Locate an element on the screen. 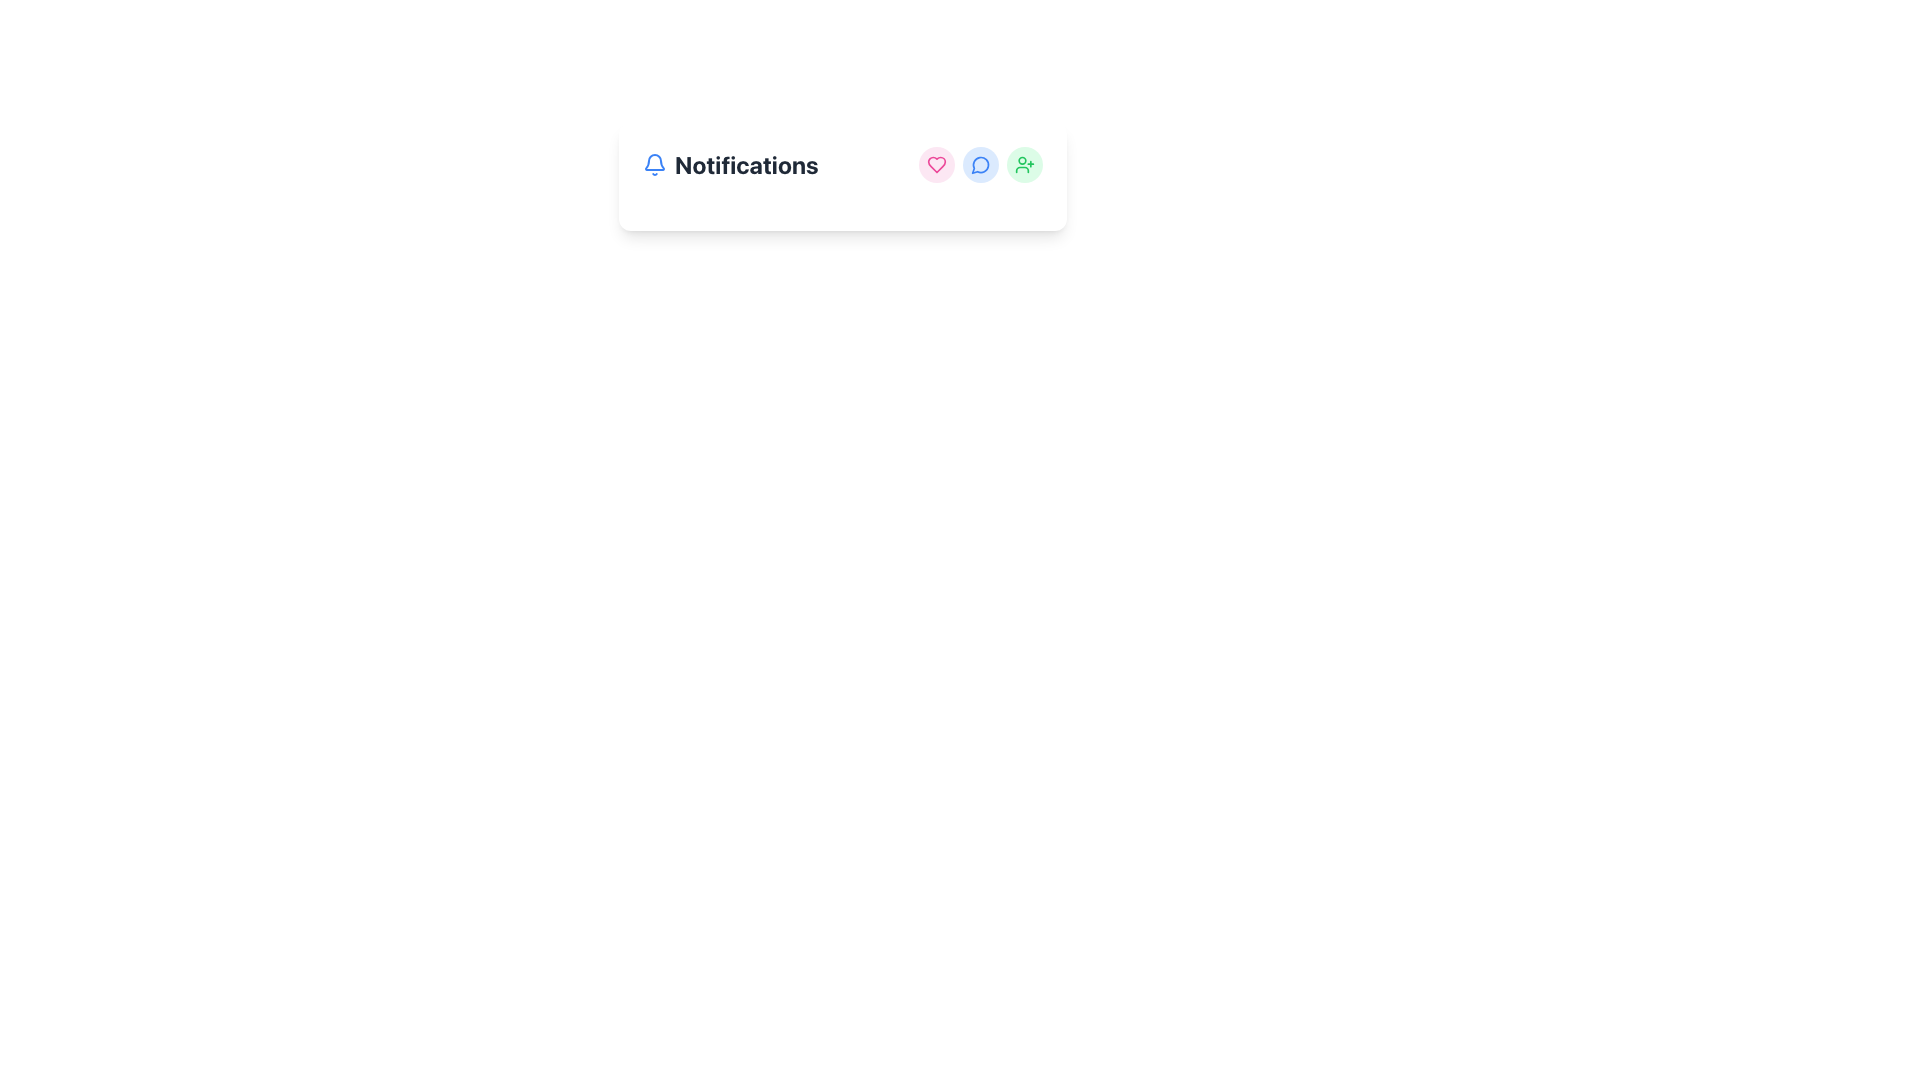 This screenshot has width=1920, height=1080. the third button in a horizontal row of buttons that represents messaging or comment functionality, indicated by a speech bubble icon is located at coordinates (980, 164).